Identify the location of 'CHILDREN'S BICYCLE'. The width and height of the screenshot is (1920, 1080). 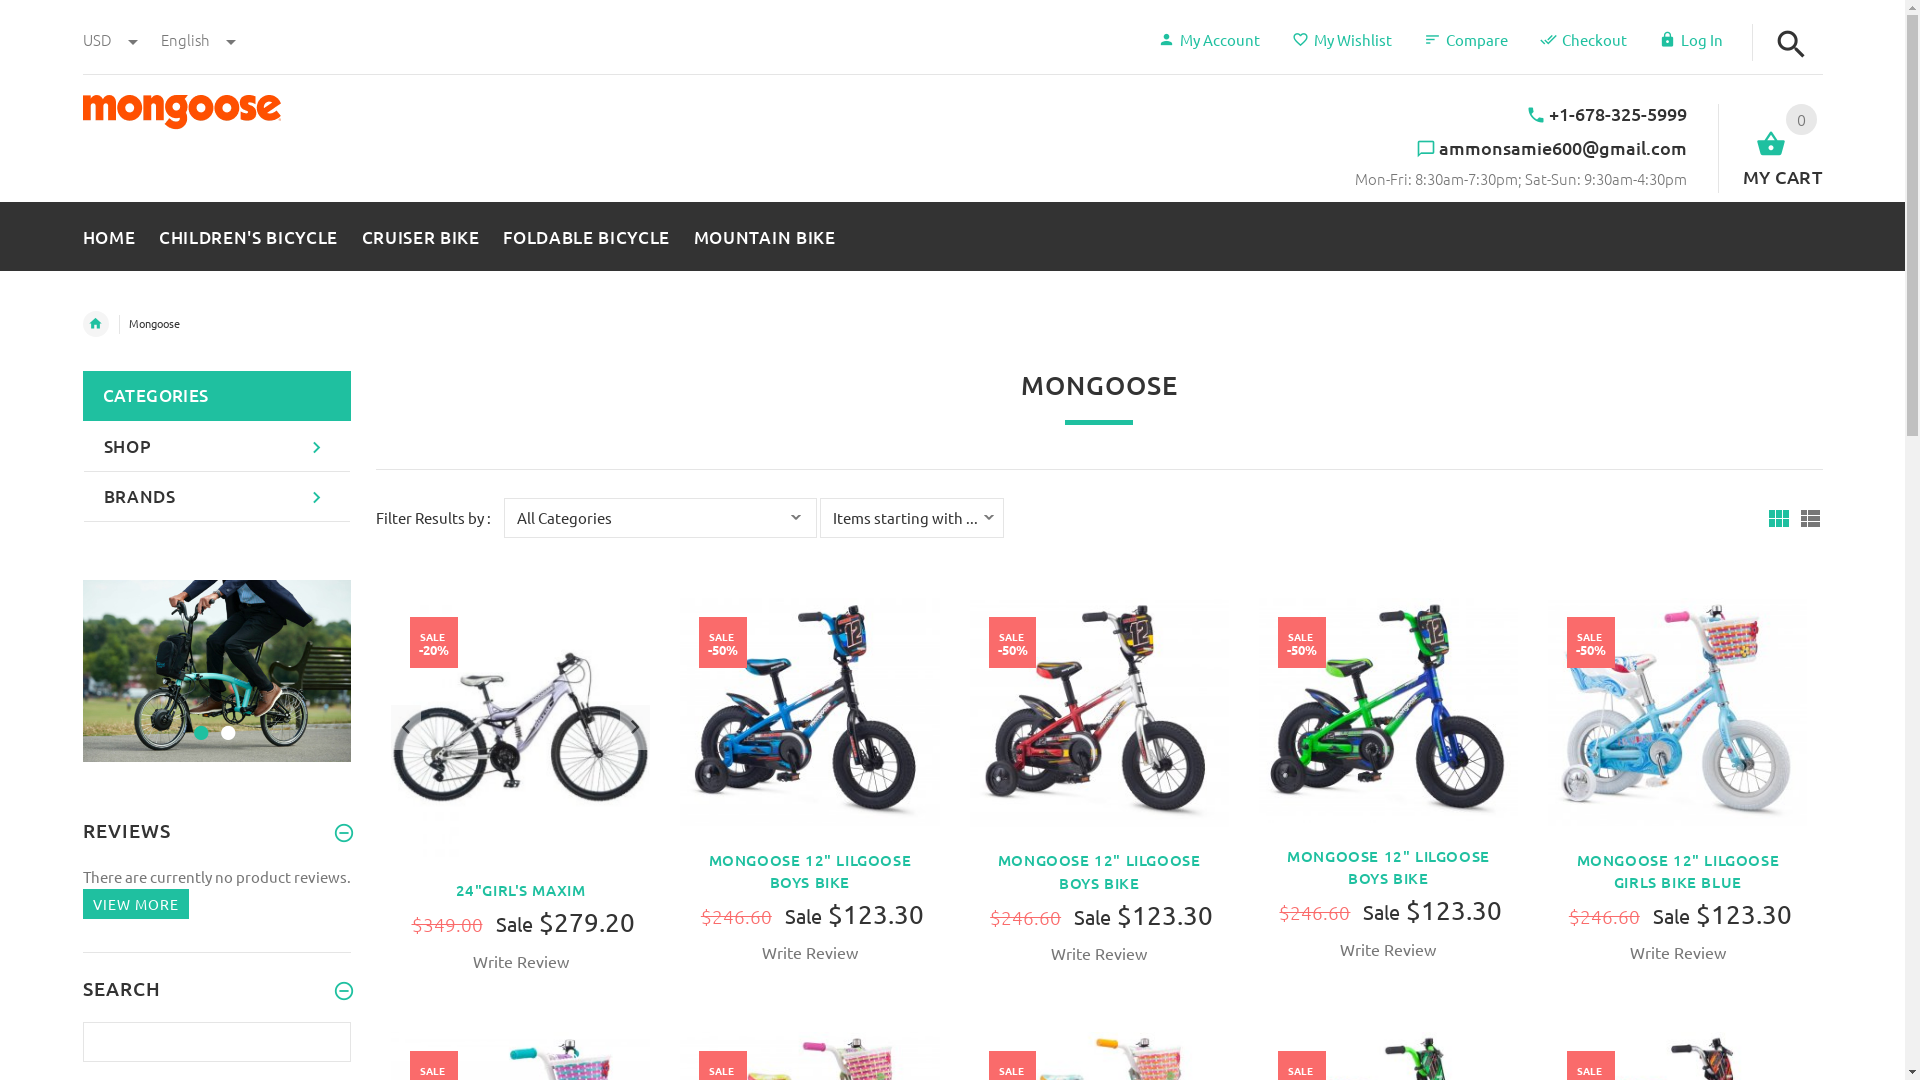
(247, 231).